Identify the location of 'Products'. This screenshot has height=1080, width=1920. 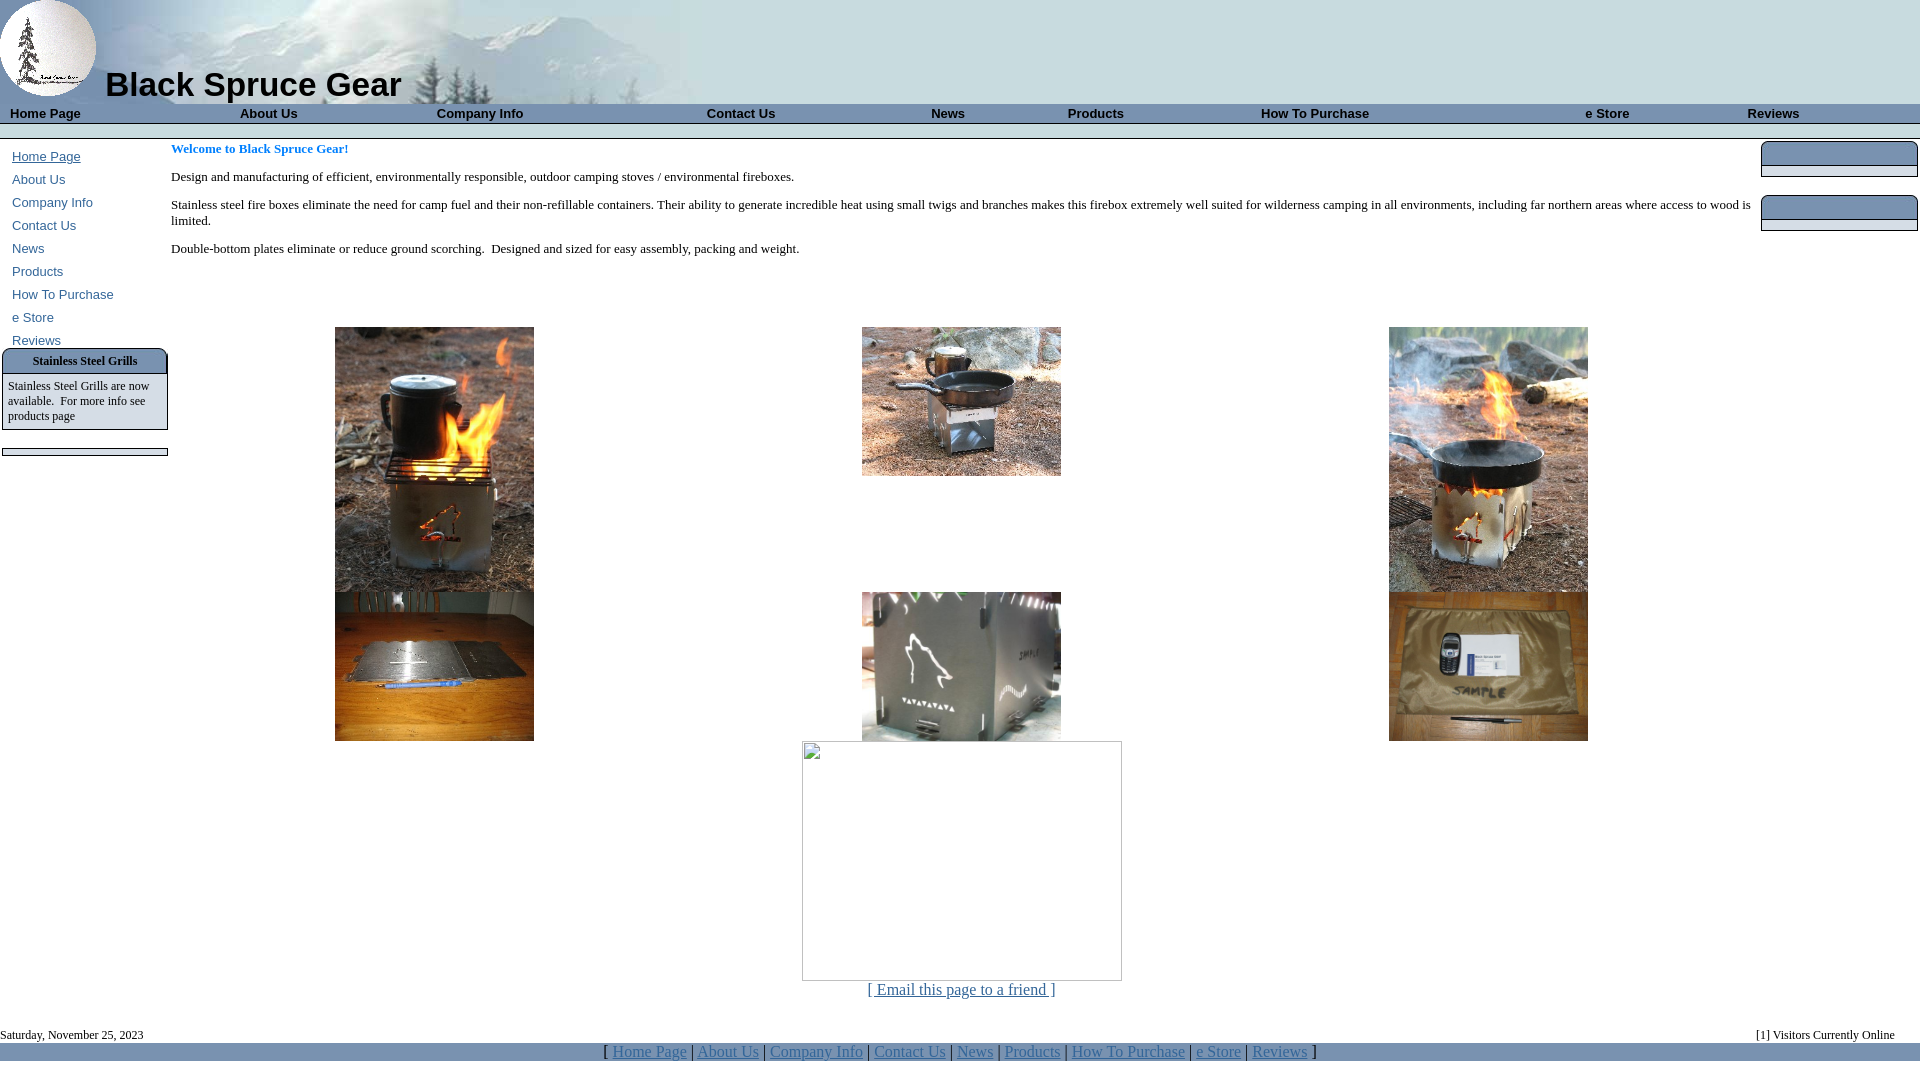
(37, 271).